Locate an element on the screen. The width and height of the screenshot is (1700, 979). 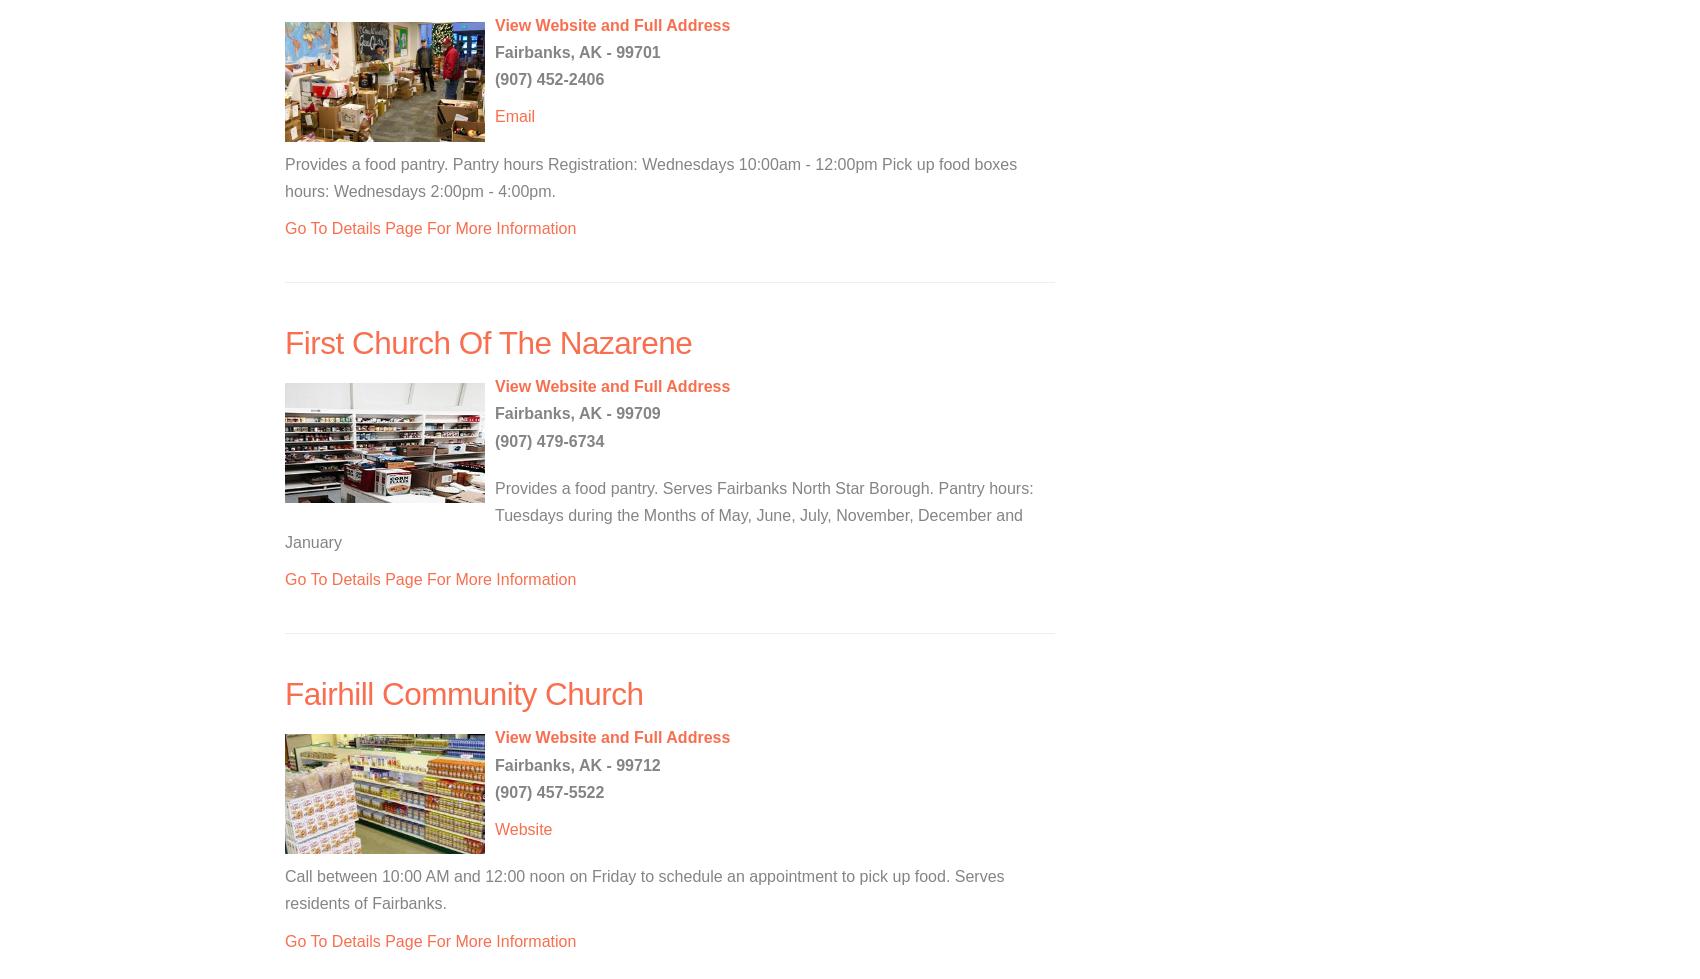
'Fairhill Community Church' is located at coordinates (463, 693).